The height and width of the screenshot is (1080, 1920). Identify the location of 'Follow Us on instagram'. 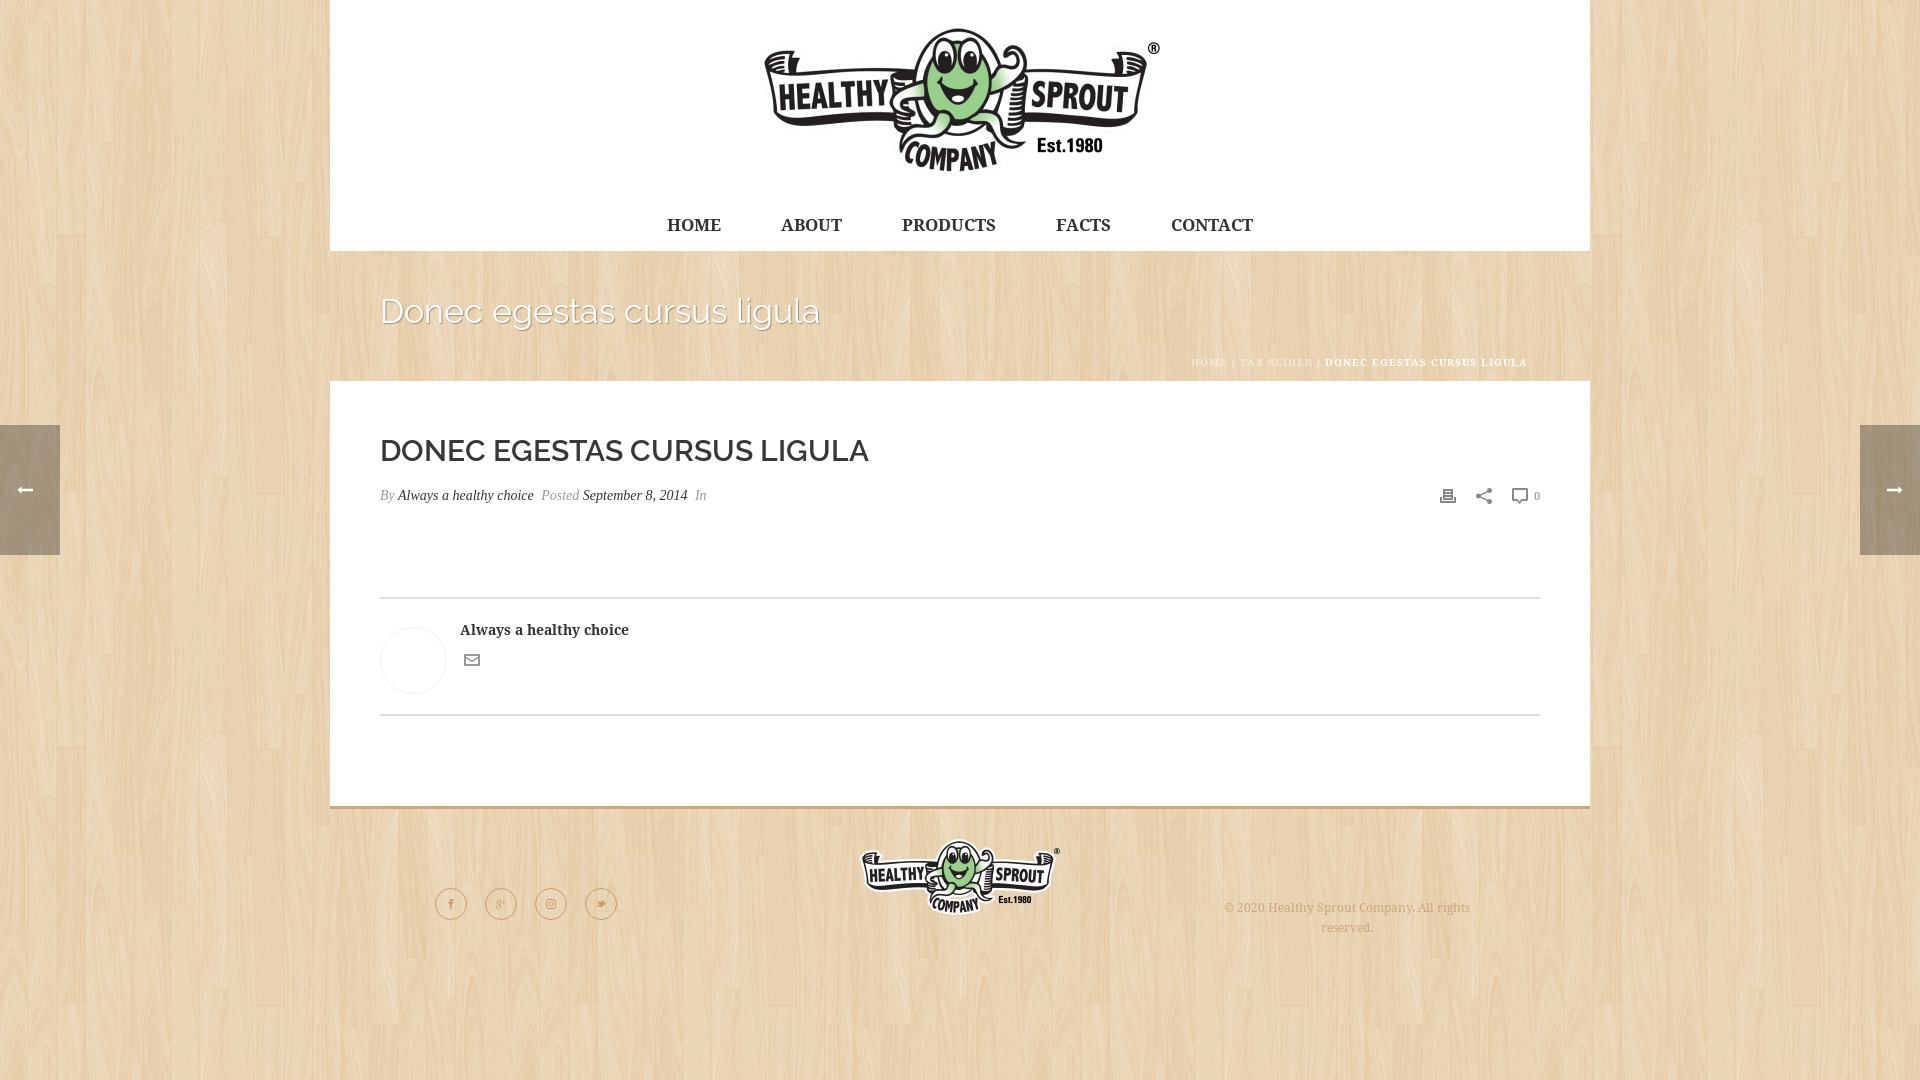
(534, 903).